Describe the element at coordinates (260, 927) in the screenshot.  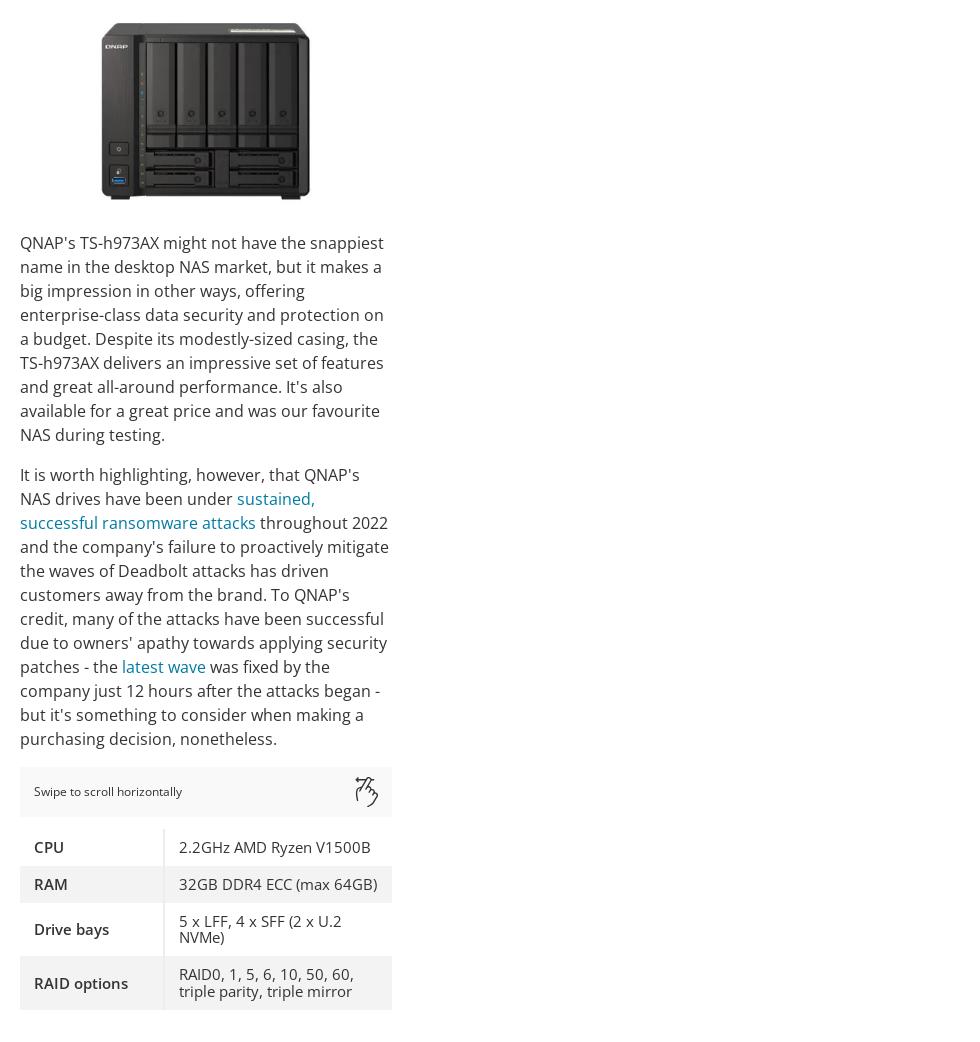
I see `'5 x LFF, 4 x SFF (2 x U.2 NVMe)'` at that location.